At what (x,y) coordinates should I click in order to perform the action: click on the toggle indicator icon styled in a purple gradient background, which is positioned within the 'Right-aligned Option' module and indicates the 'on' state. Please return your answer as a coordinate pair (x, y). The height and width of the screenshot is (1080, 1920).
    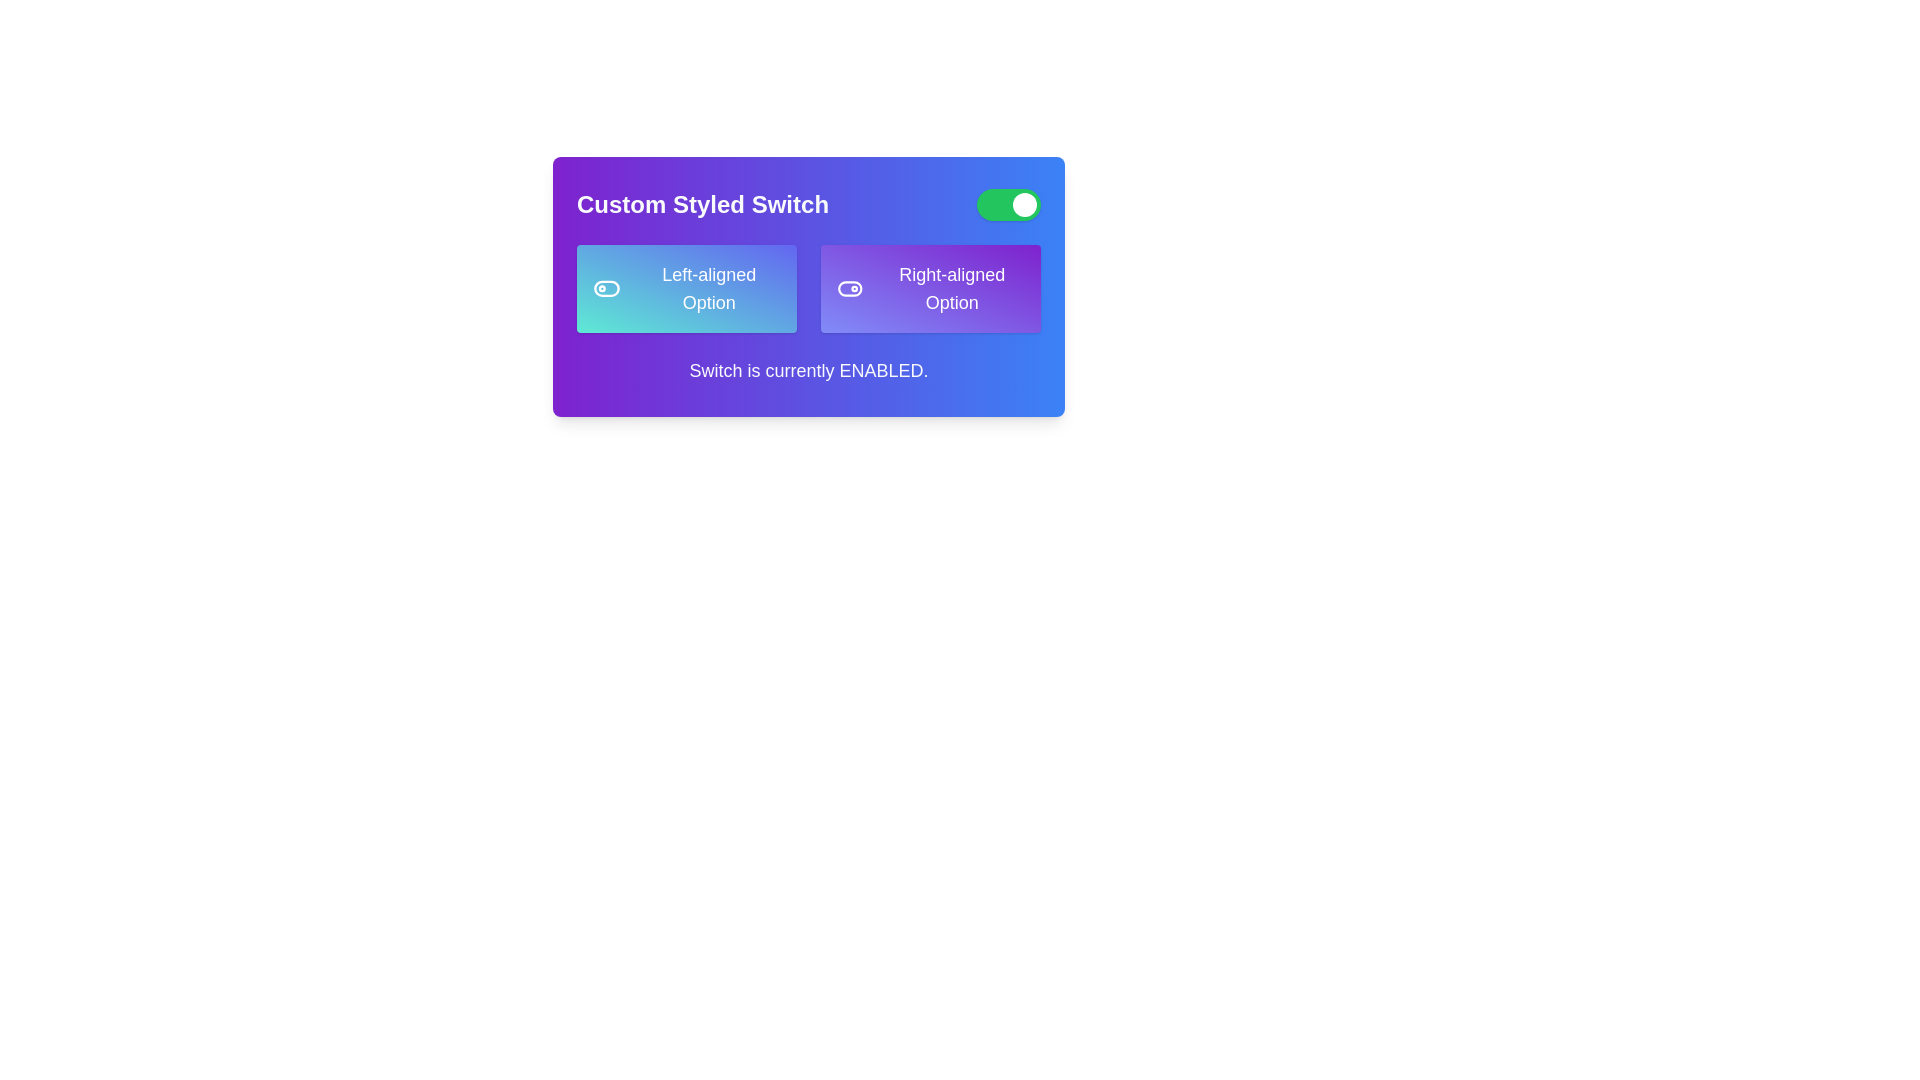
    Looking at the image, I should click on (850, 289).